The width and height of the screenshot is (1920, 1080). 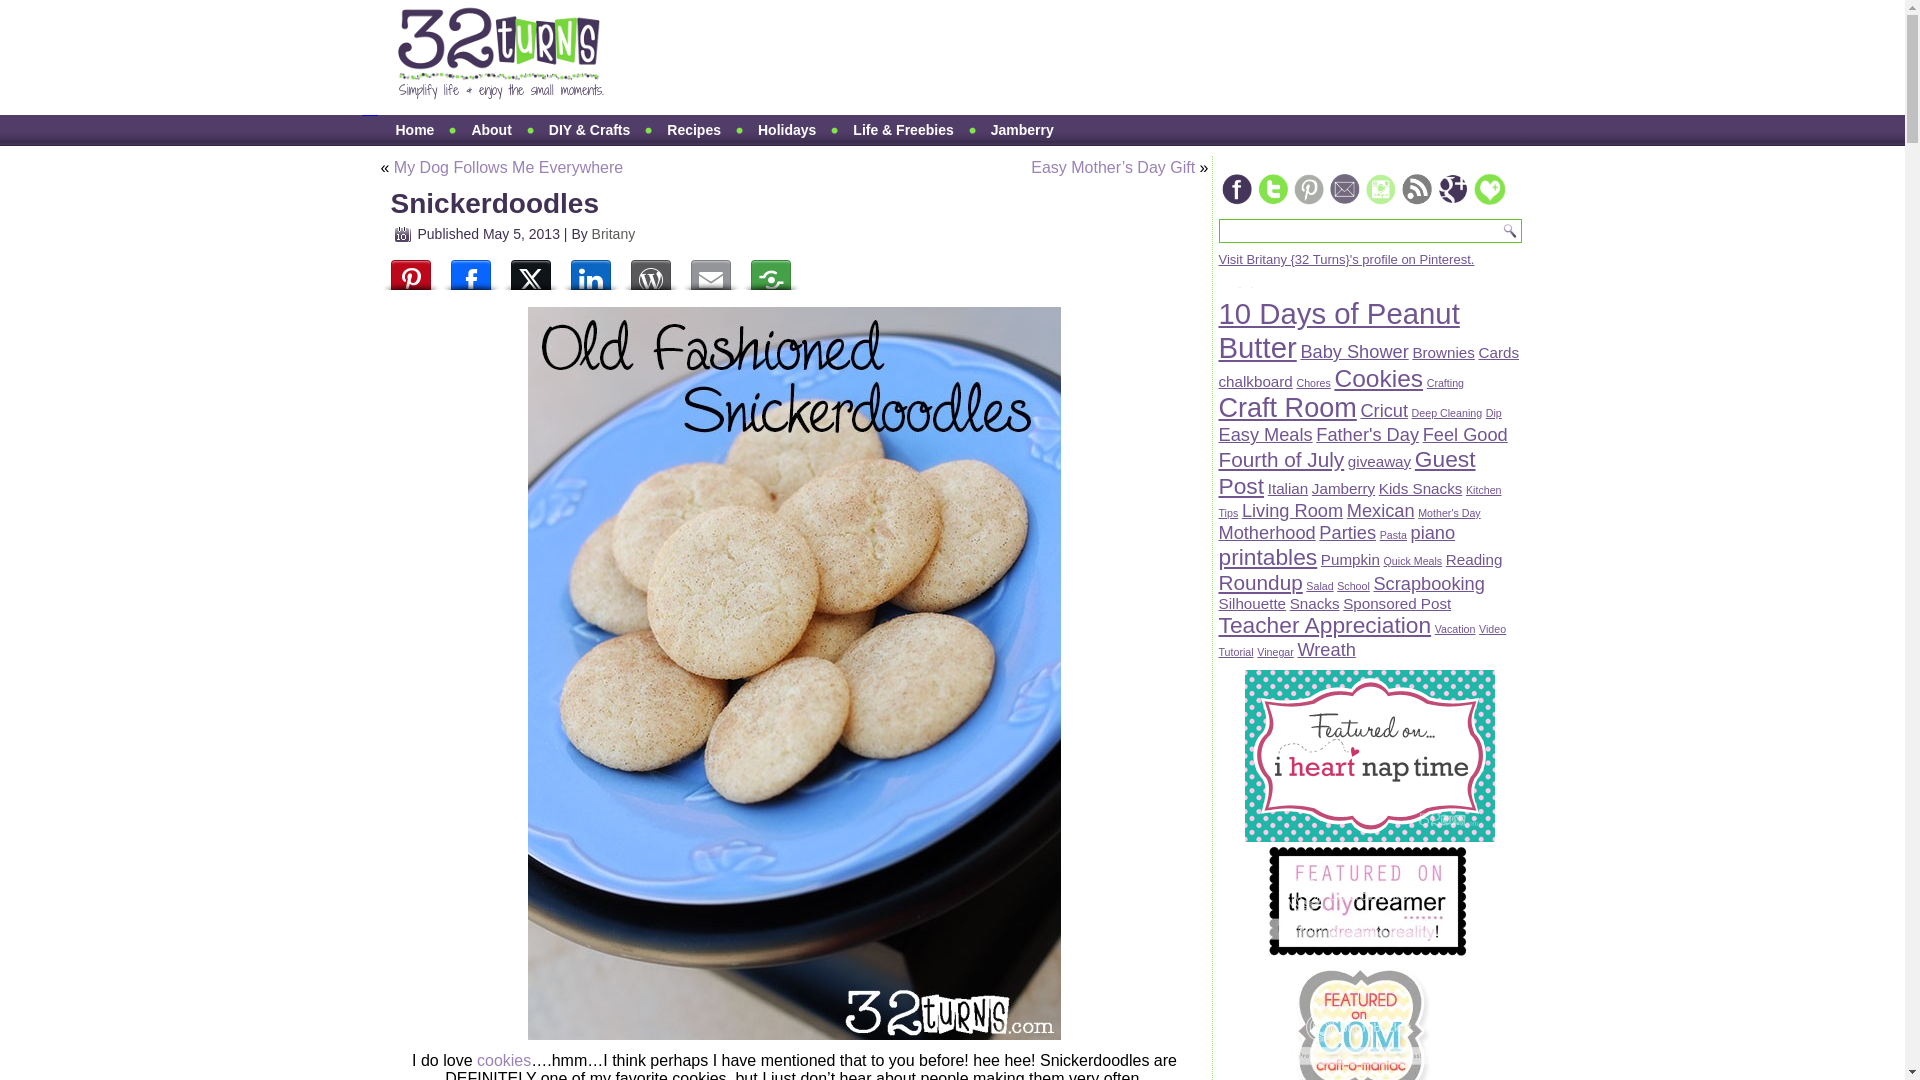 I want to click on 'Crafting', so click(x=1445, y=382).